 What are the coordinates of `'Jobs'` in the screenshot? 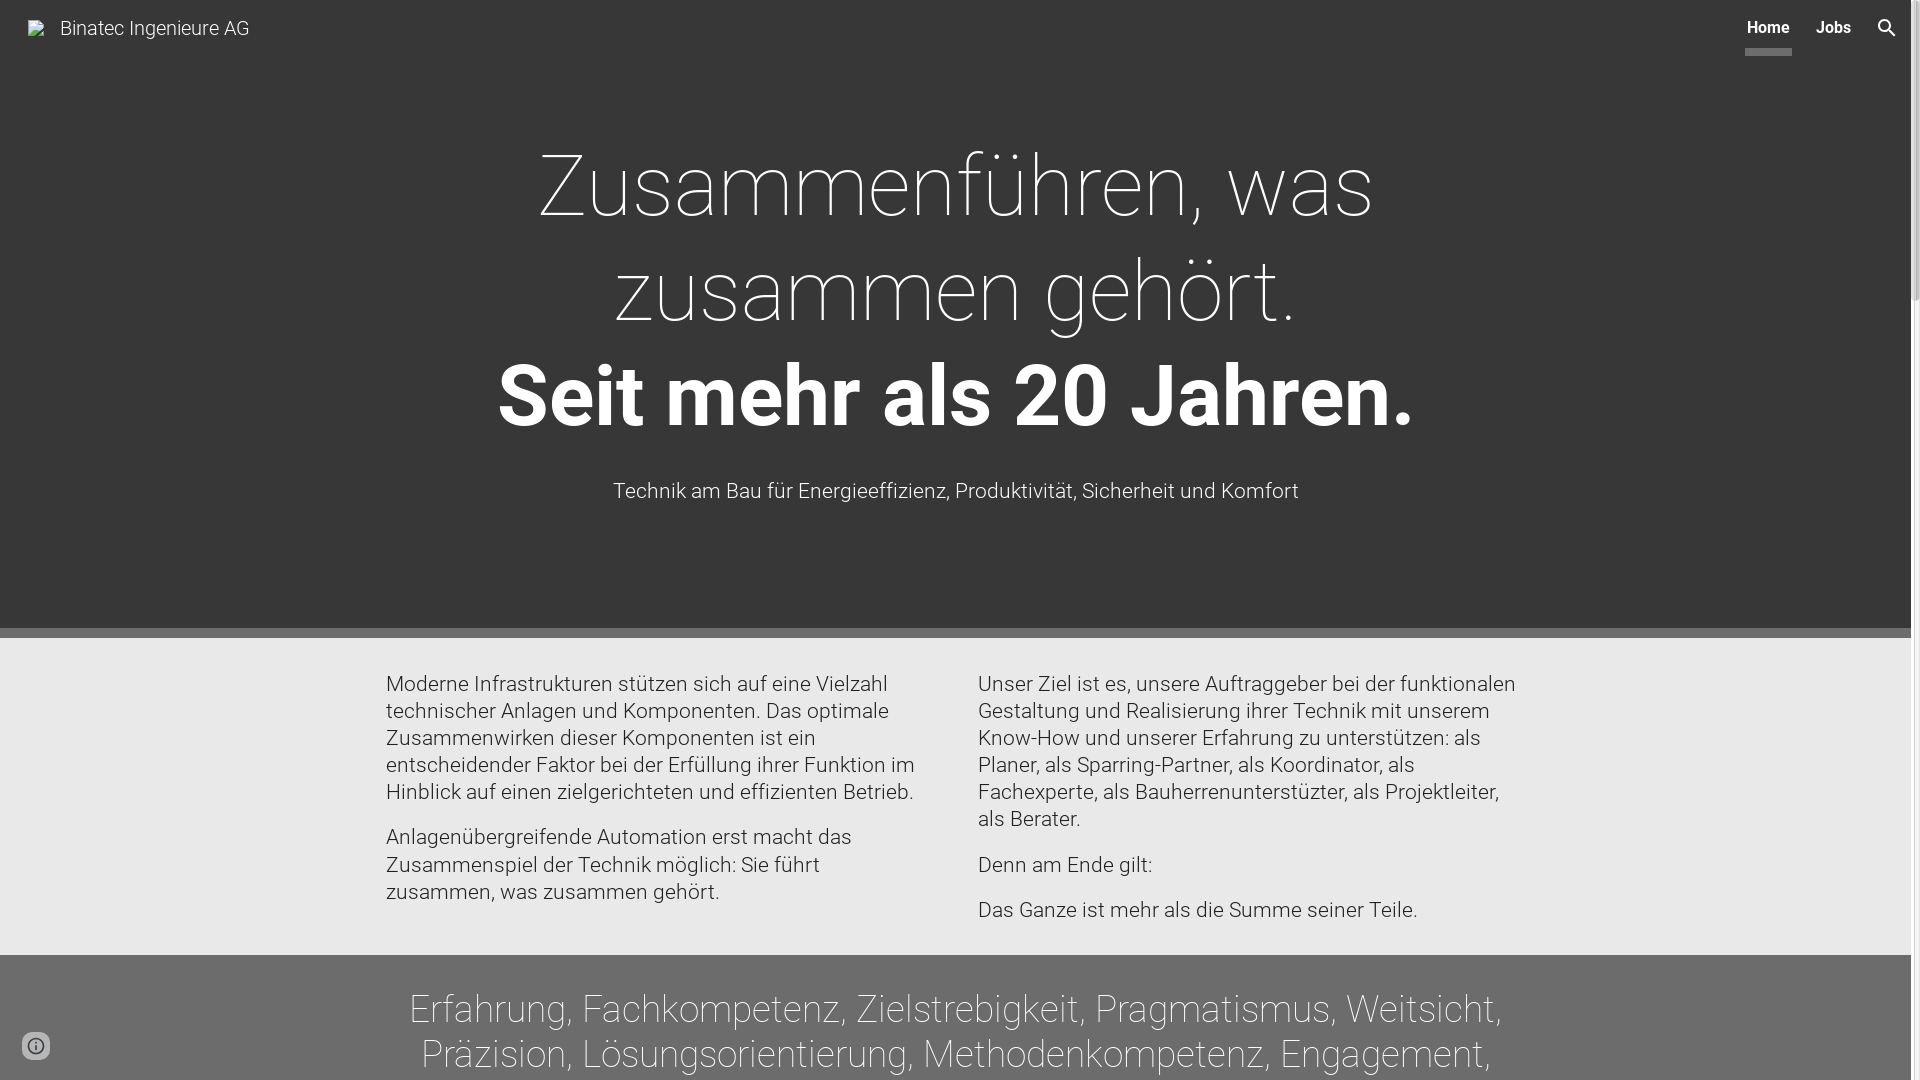 It's located at (1833, 27).